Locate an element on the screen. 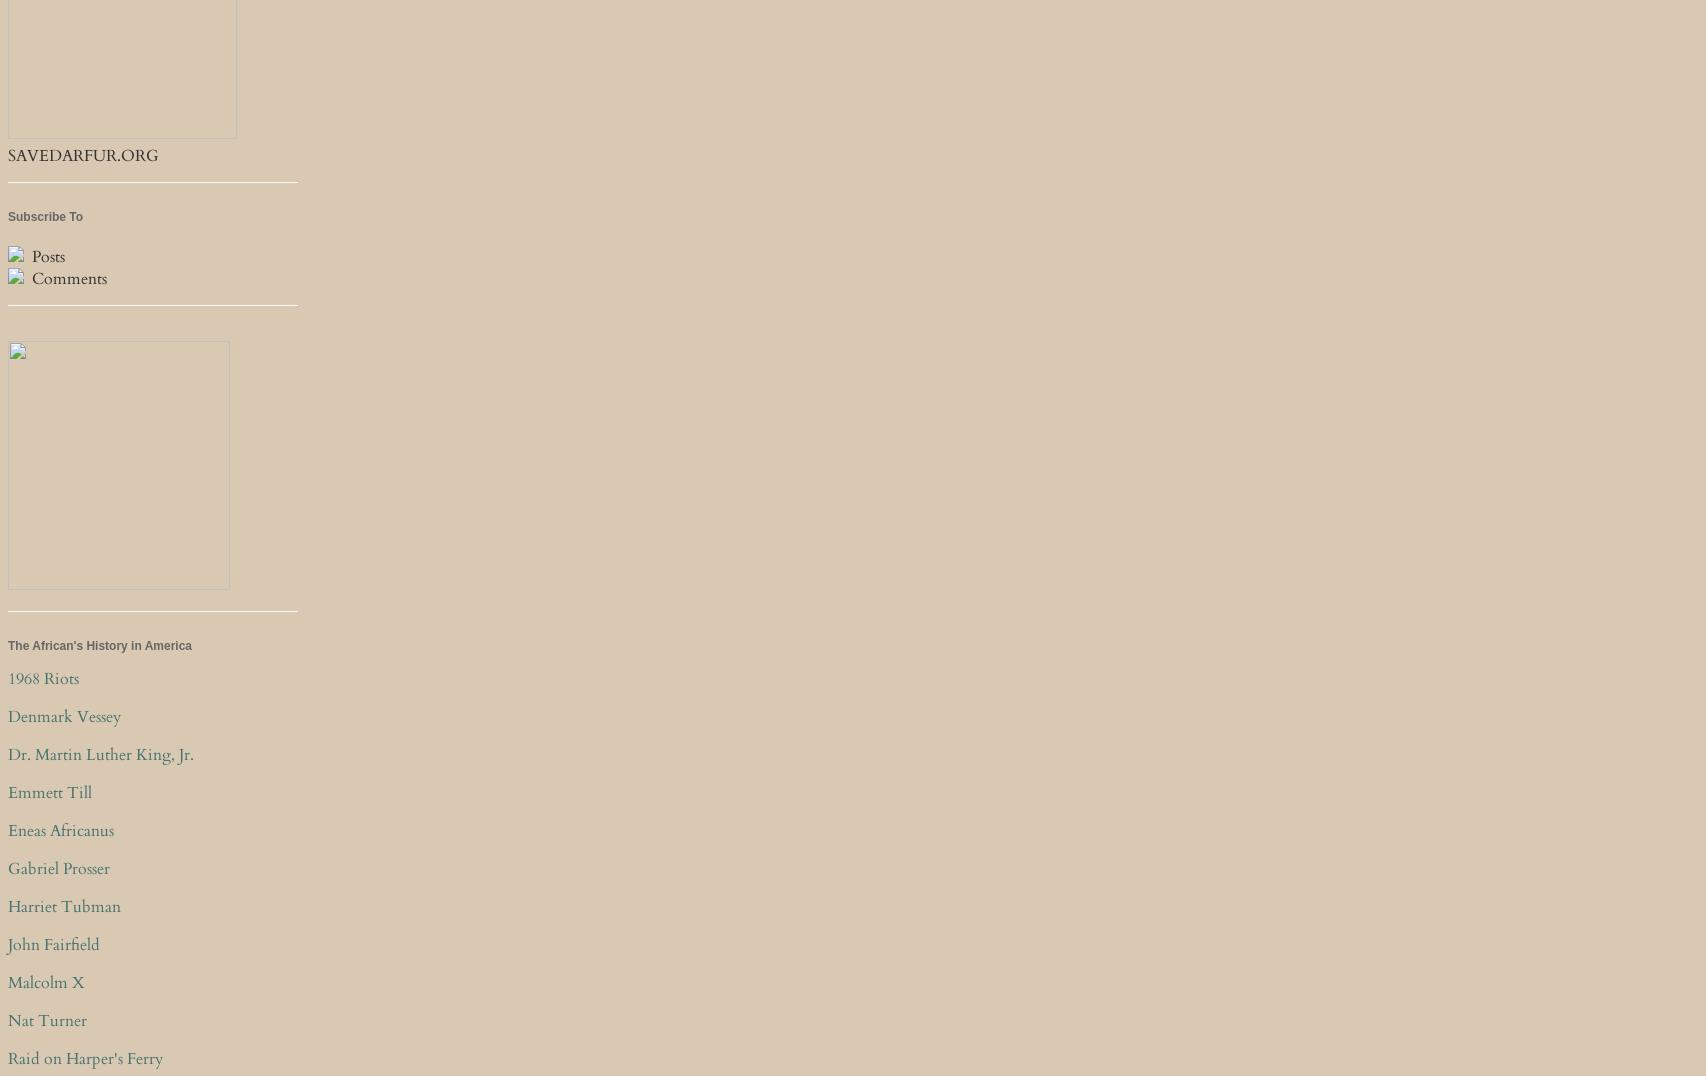 The height and width of the screenshot is (1076, 1706). 'Harriet Tubman' is located at coordinates (64, 905).